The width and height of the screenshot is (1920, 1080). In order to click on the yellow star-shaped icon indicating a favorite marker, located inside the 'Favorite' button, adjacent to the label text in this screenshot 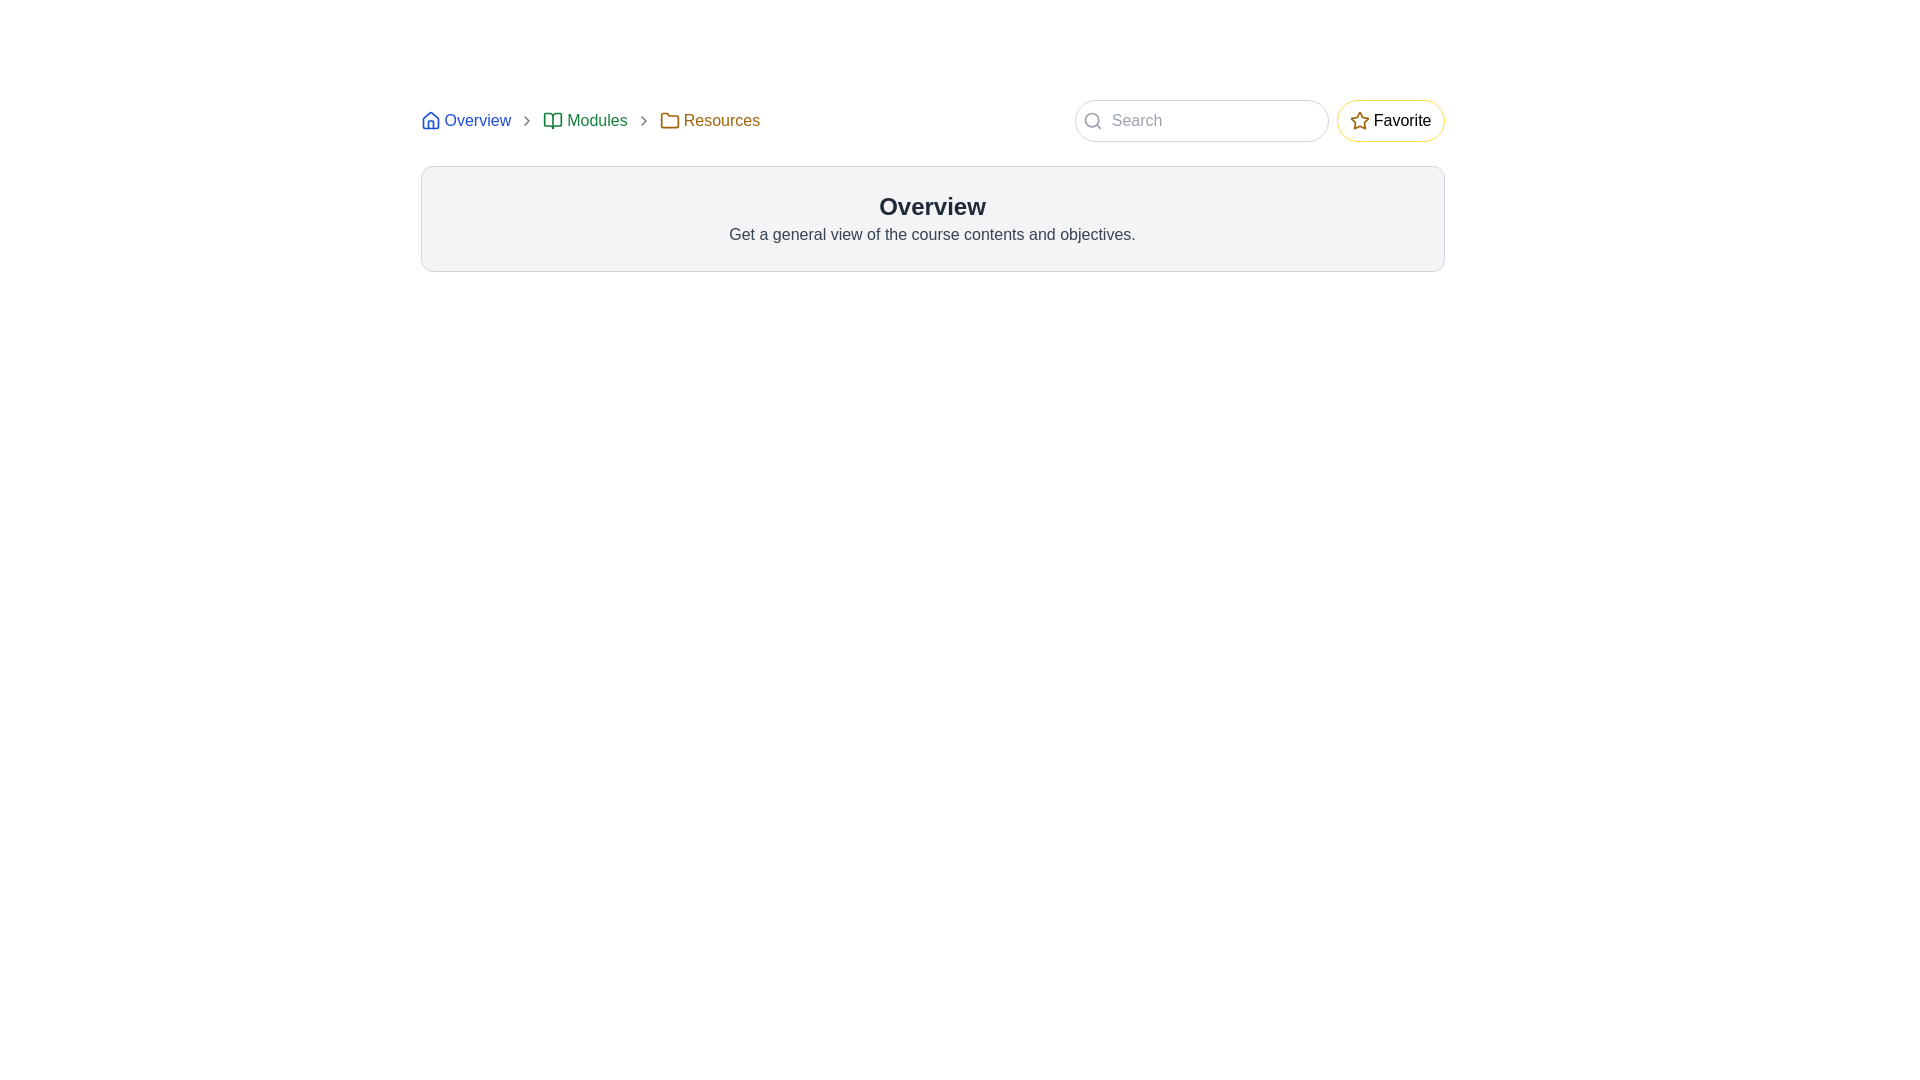, I will do `click(1359, 120)`.